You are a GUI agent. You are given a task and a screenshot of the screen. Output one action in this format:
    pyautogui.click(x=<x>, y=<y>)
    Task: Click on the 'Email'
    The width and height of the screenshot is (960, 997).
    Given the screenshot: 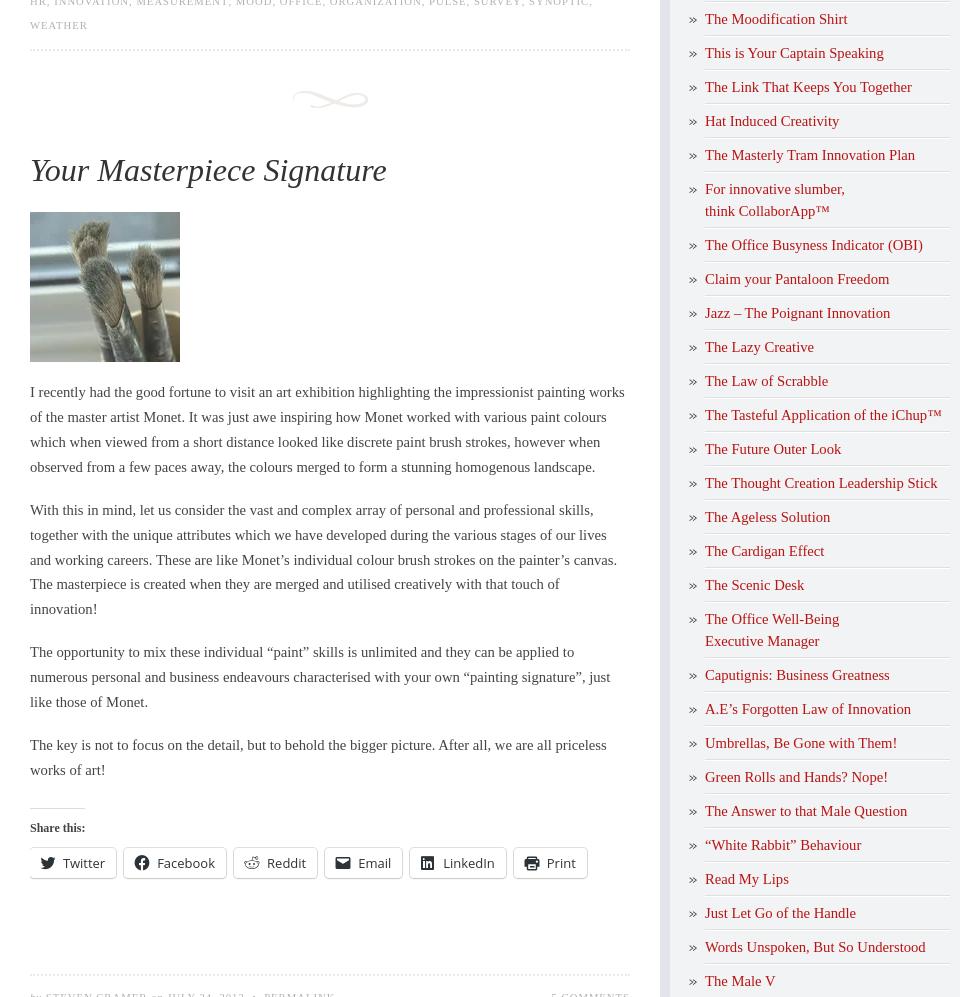 What is the action you would take?
    pyautogui.click(x=357, y=861)
    